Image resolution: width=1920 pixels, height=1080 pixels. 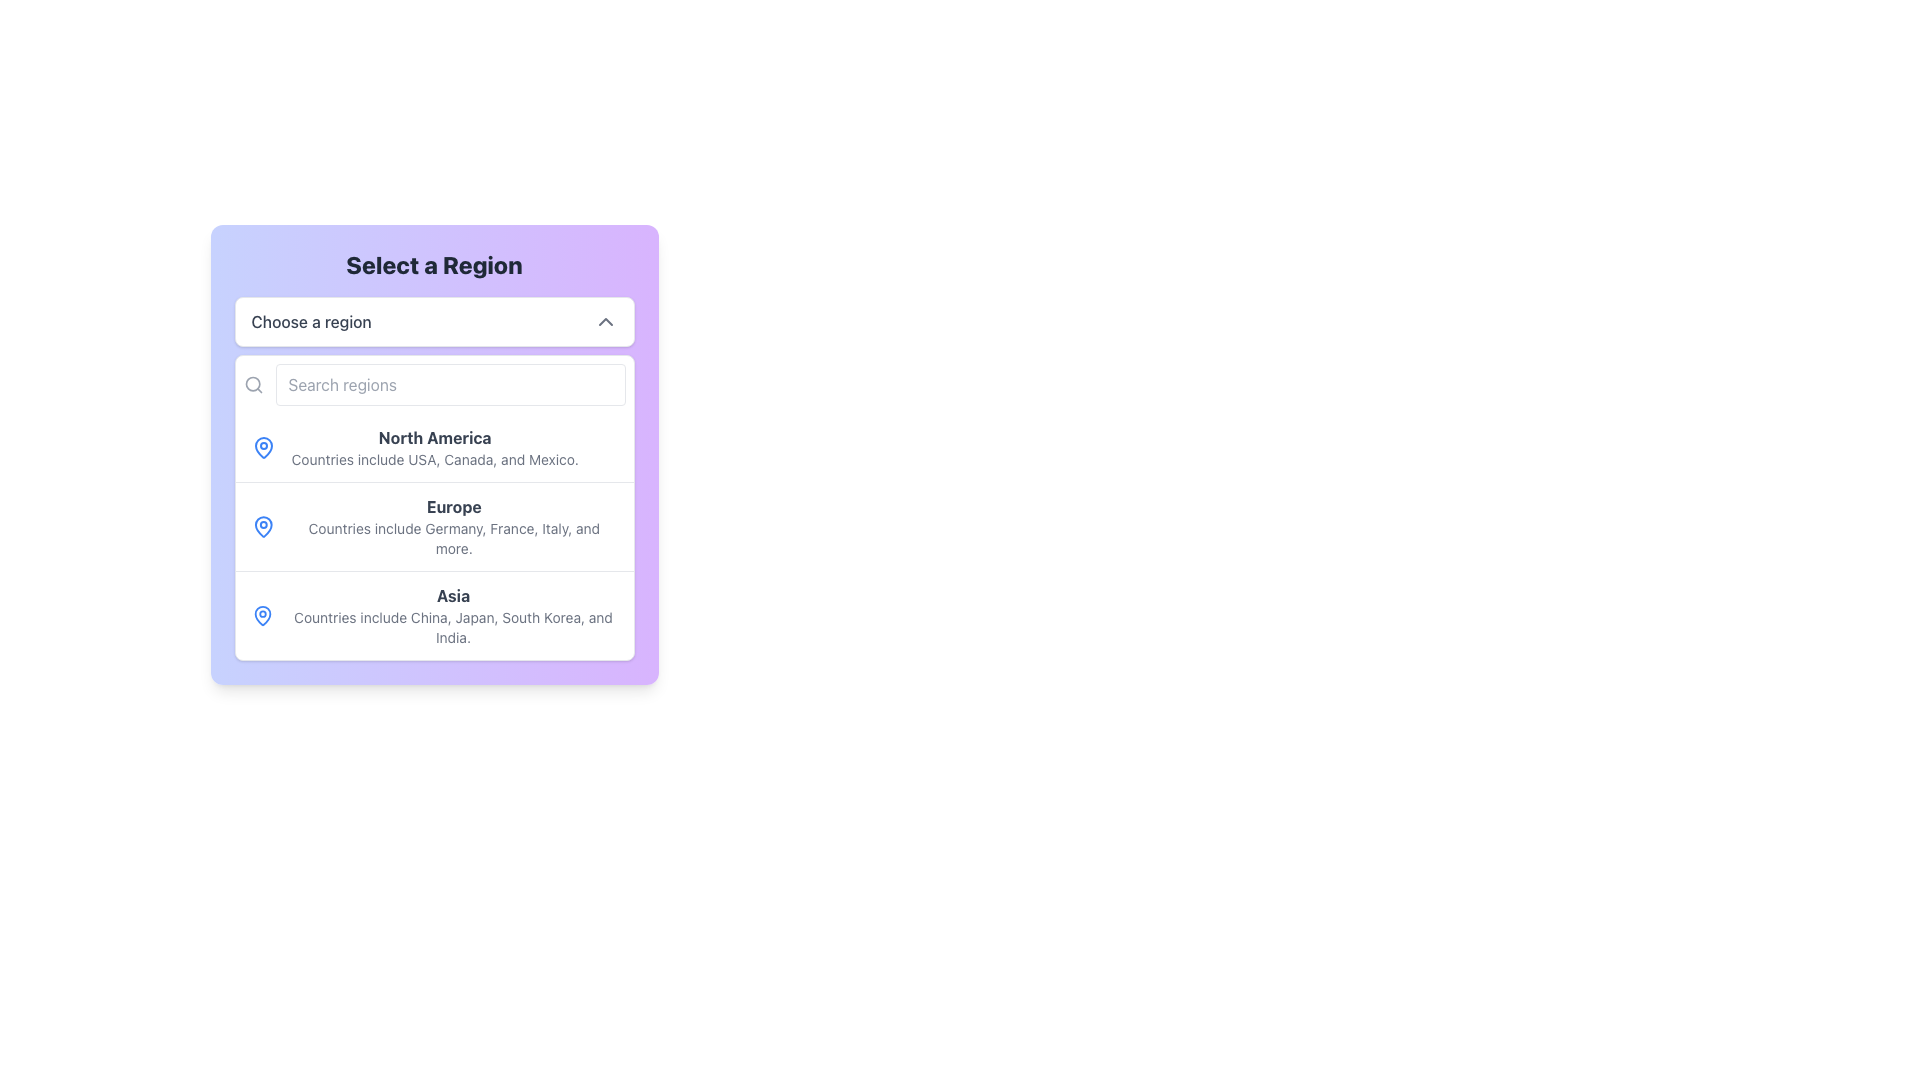 I want to click on the List item labeled 'Europe', which has a bold dark gray title and a description about countries, so click(x=433, y=526).